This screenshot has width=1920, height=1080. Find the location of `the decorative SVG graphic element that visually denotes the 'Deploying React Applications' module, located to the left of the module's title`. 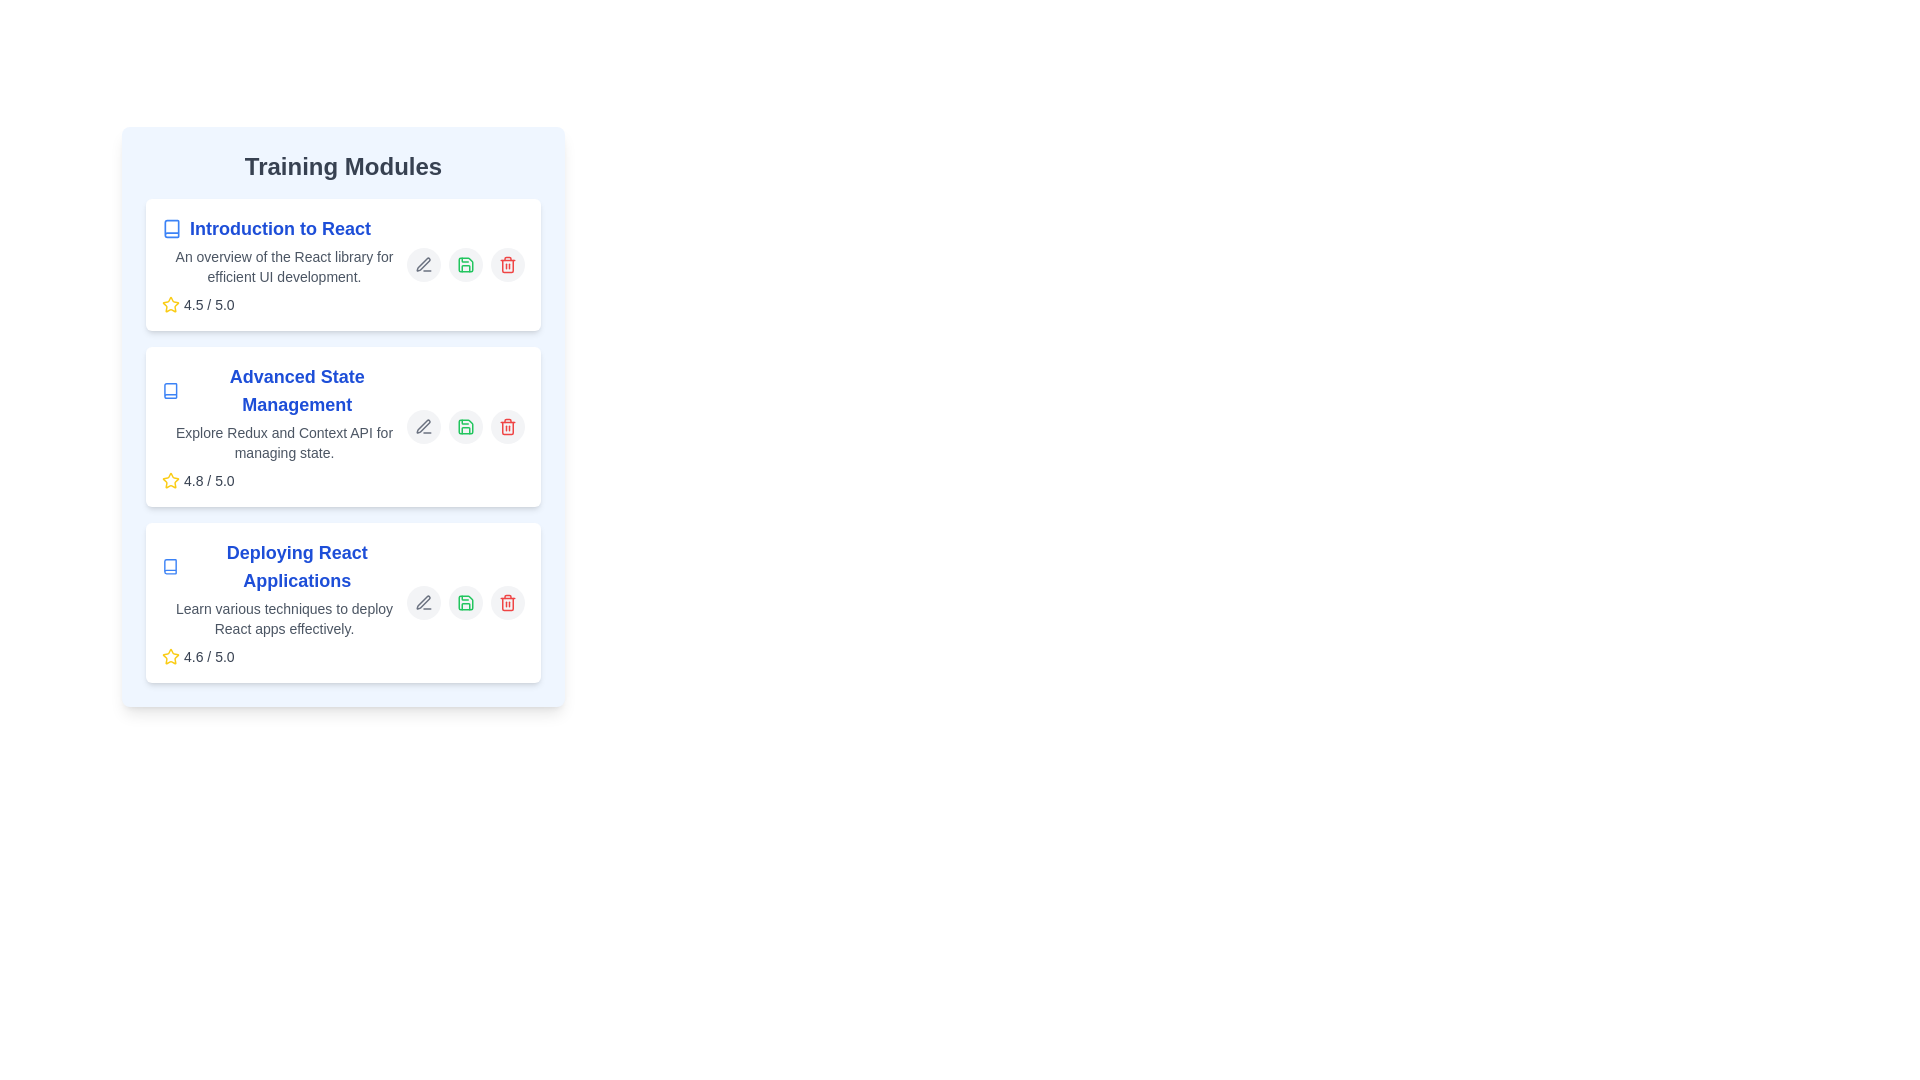

the decorative SVG graphic element that visually denotes the 'Deploying React Applications' module, located to the left of the module's title is located at coordinates (170, 567).